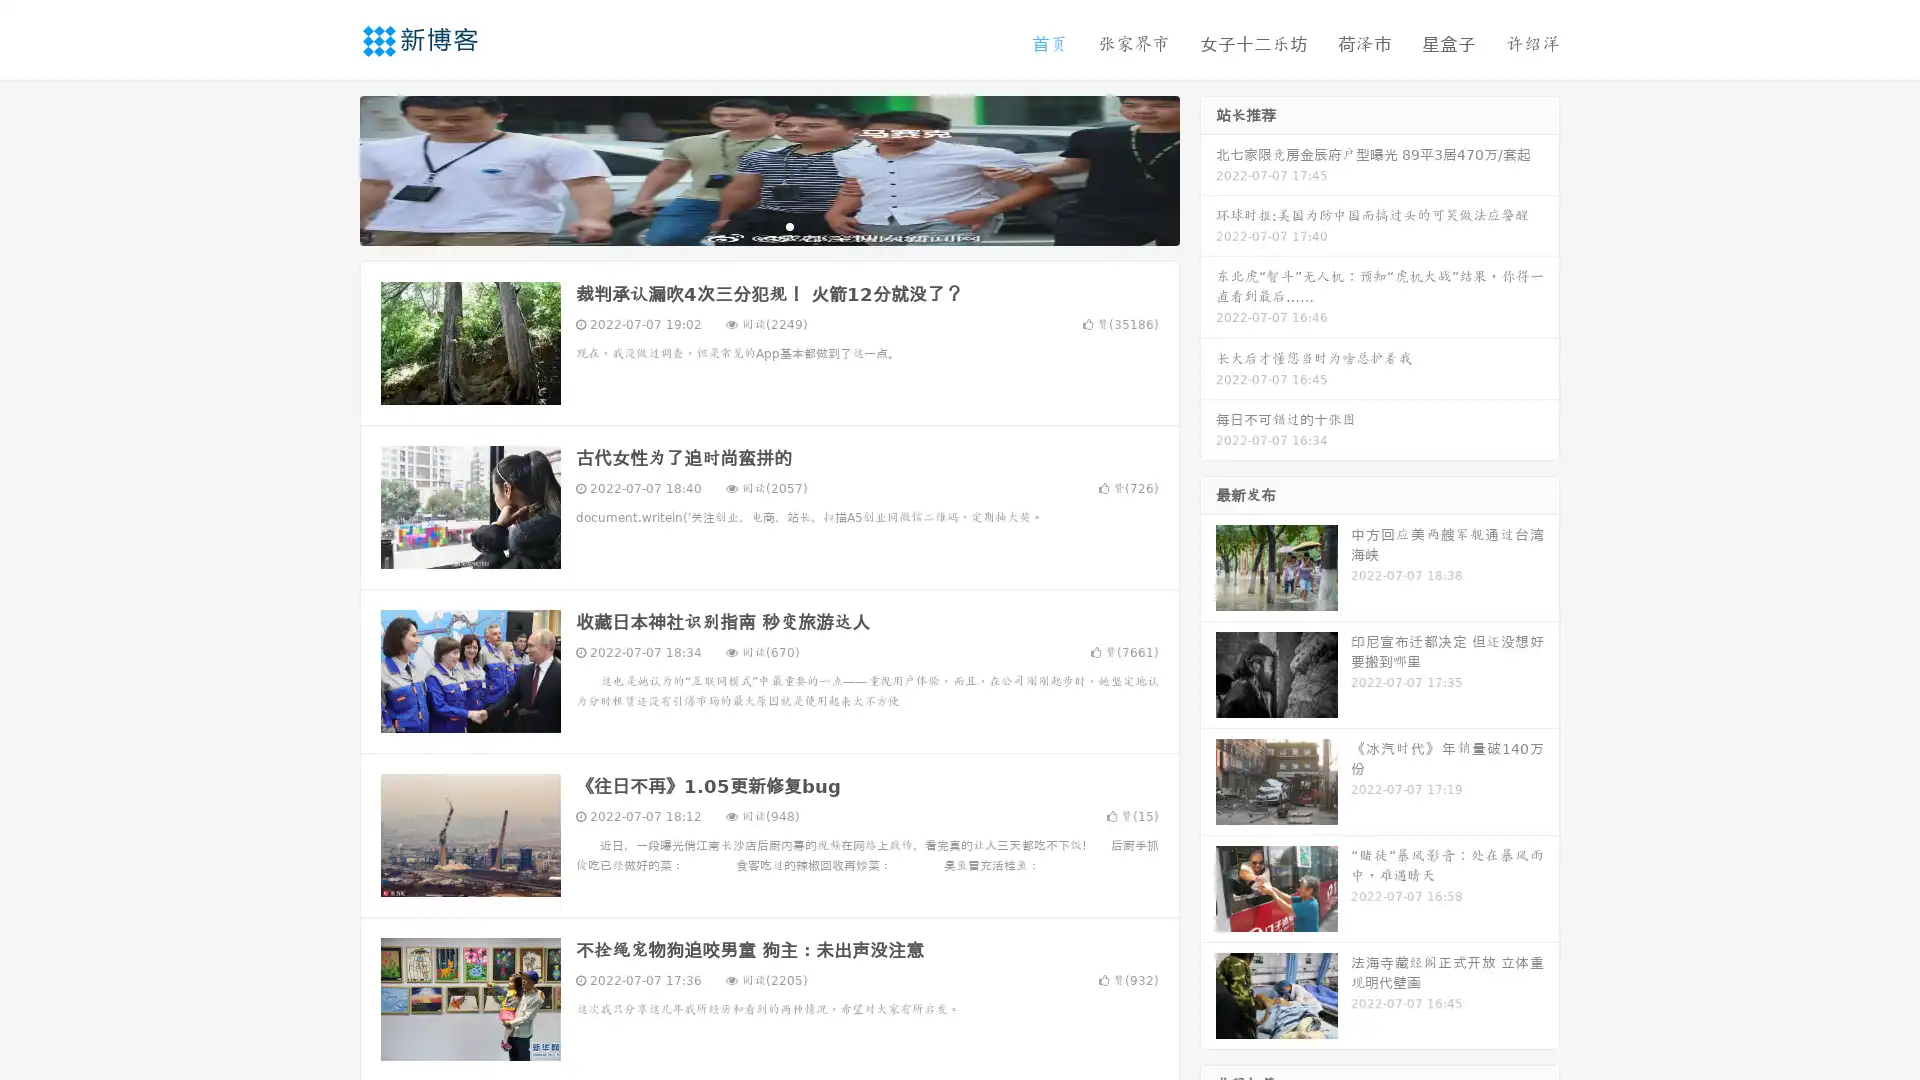 The height and width of the screenshot is (1080, 1920). Describe the element at coordinates (789, 225) in the screenshot. I see `Go to slide 3` at that location.